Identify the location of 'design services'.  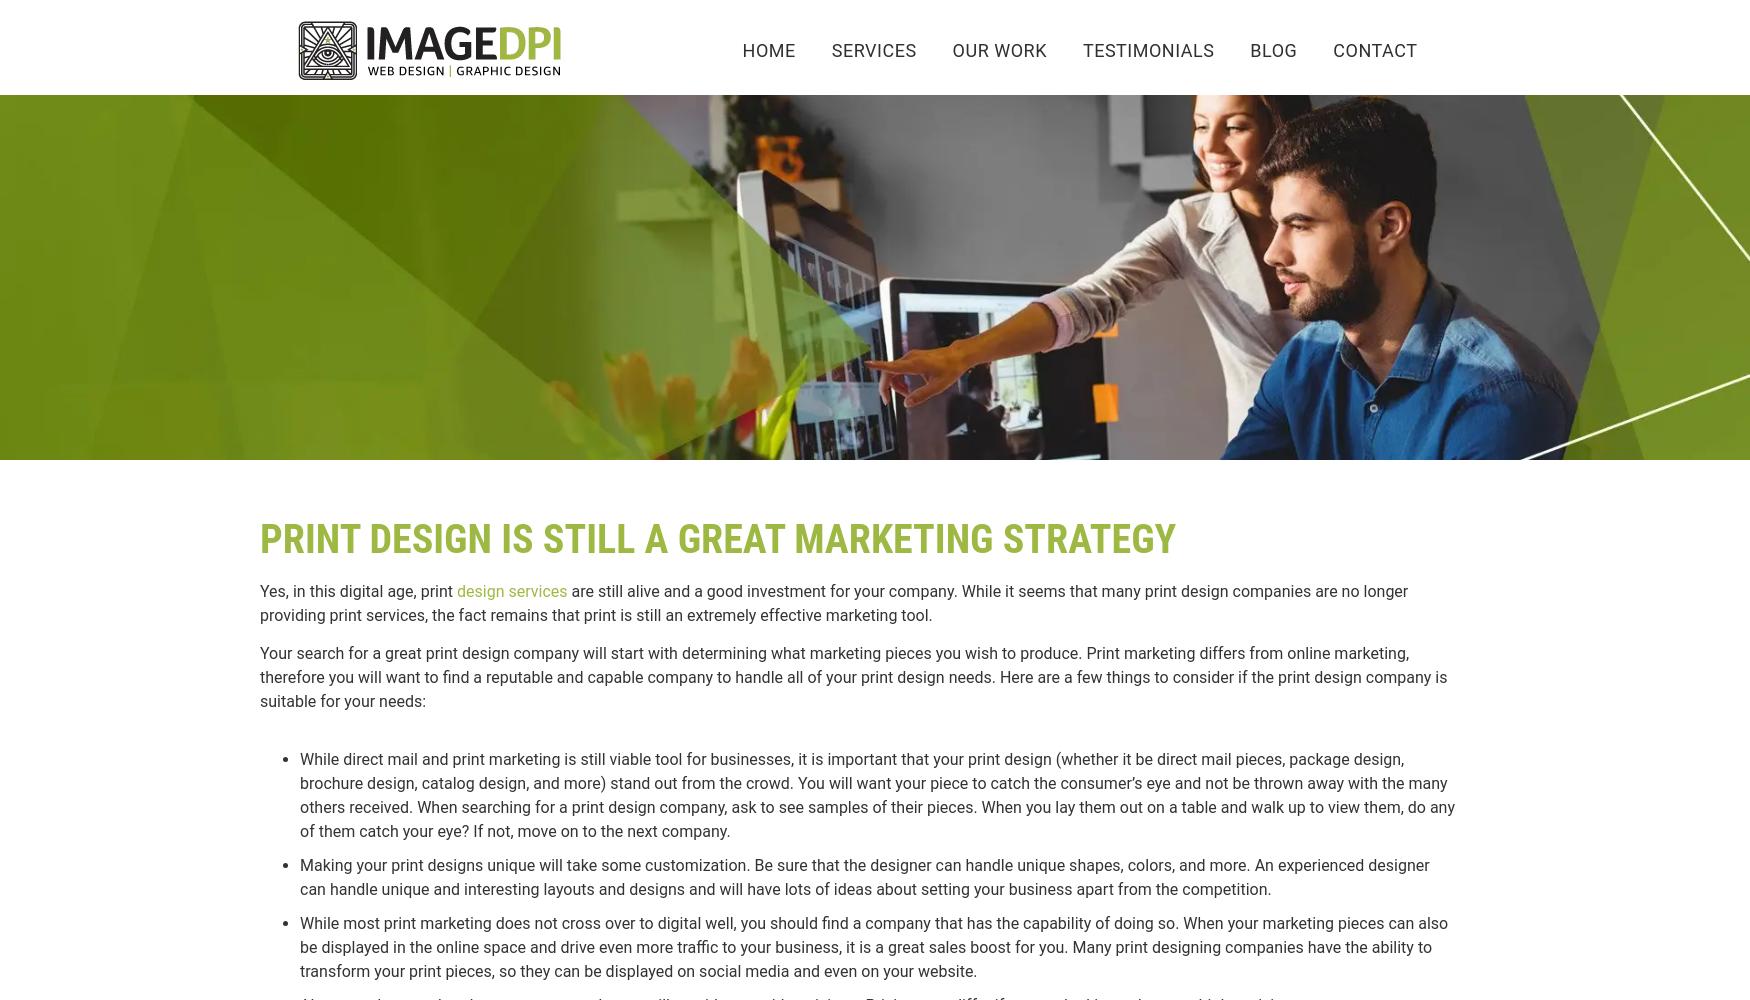
(456, 589).